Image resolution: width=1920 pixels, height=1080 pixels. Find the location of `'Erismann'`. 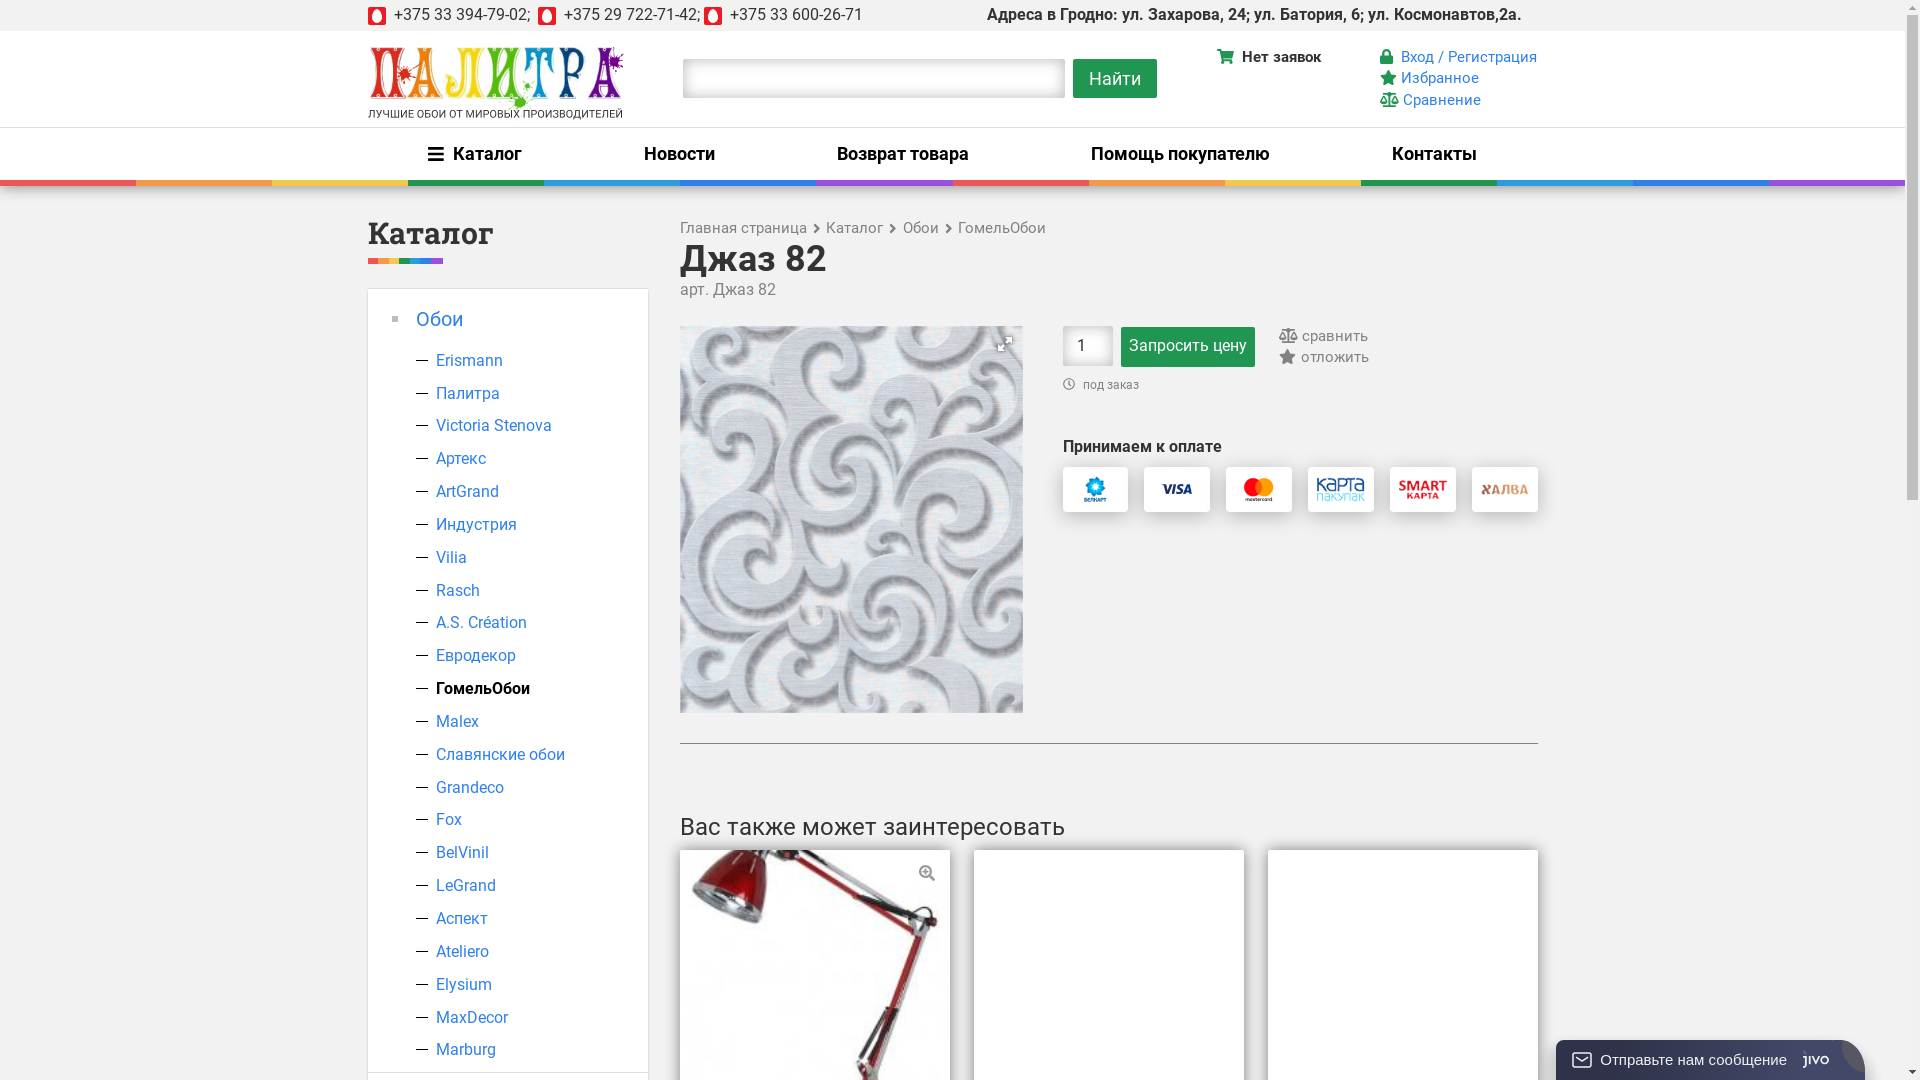

'Erismann' is located at coordinates (435, 360).